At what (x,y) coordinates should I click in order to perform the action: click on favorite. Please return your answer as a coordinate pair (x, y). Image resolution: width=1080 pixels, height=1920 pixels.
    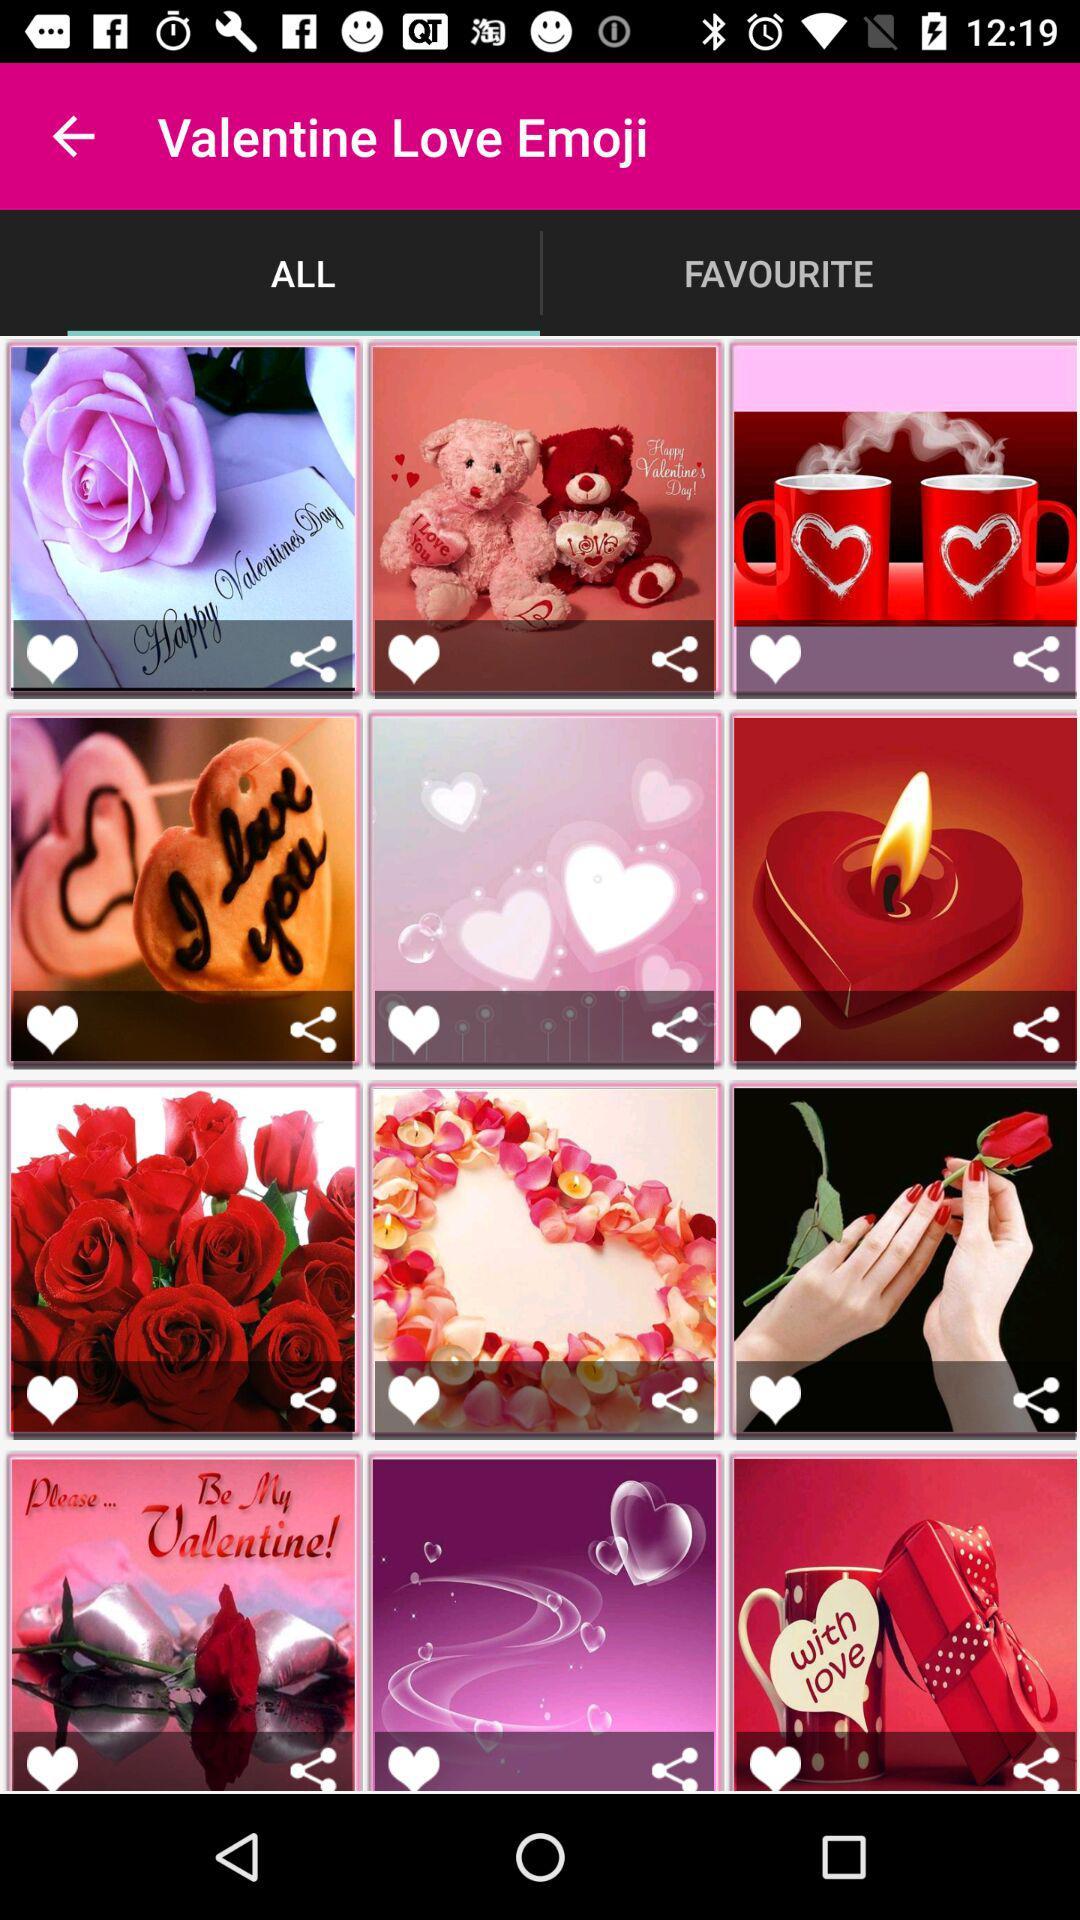
    Looking at the image, I should click on (774, 1399).